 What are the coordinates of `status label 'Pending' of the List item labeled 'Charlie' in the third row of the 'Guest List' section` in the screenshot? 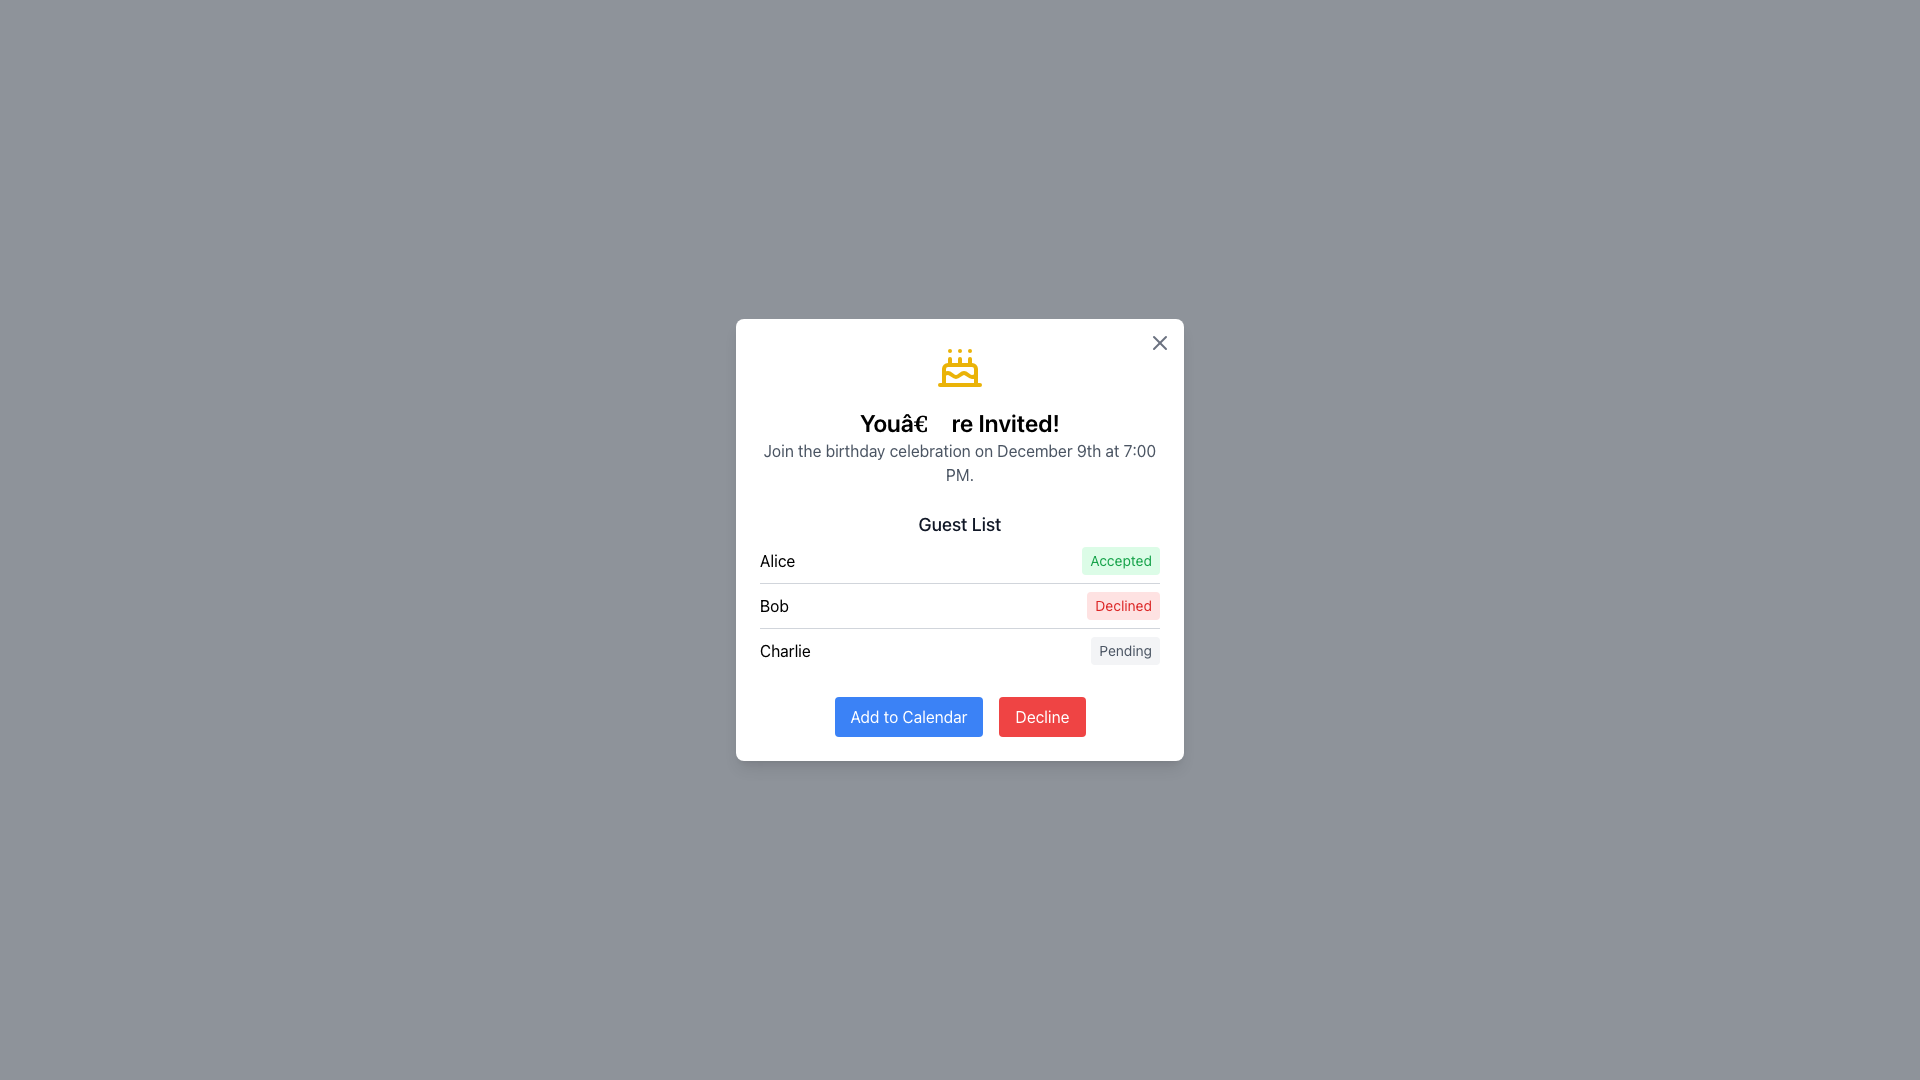 It's located at (960, 650).